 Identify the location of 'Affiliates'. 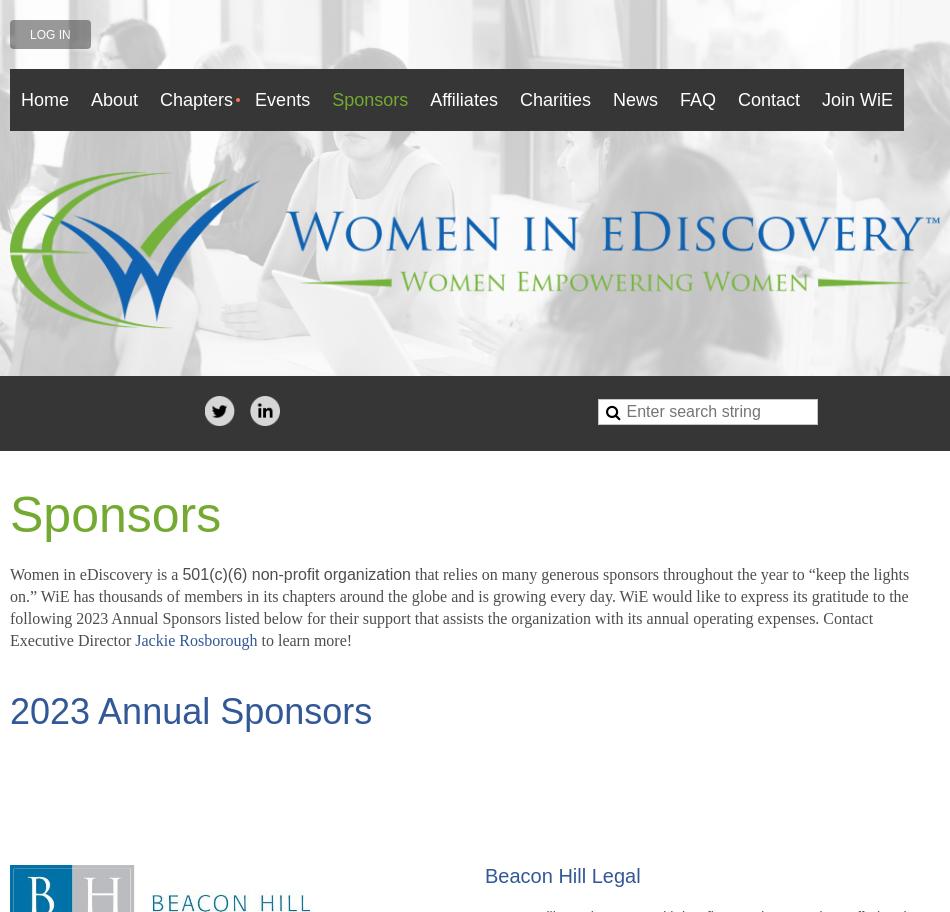
(462, 99).